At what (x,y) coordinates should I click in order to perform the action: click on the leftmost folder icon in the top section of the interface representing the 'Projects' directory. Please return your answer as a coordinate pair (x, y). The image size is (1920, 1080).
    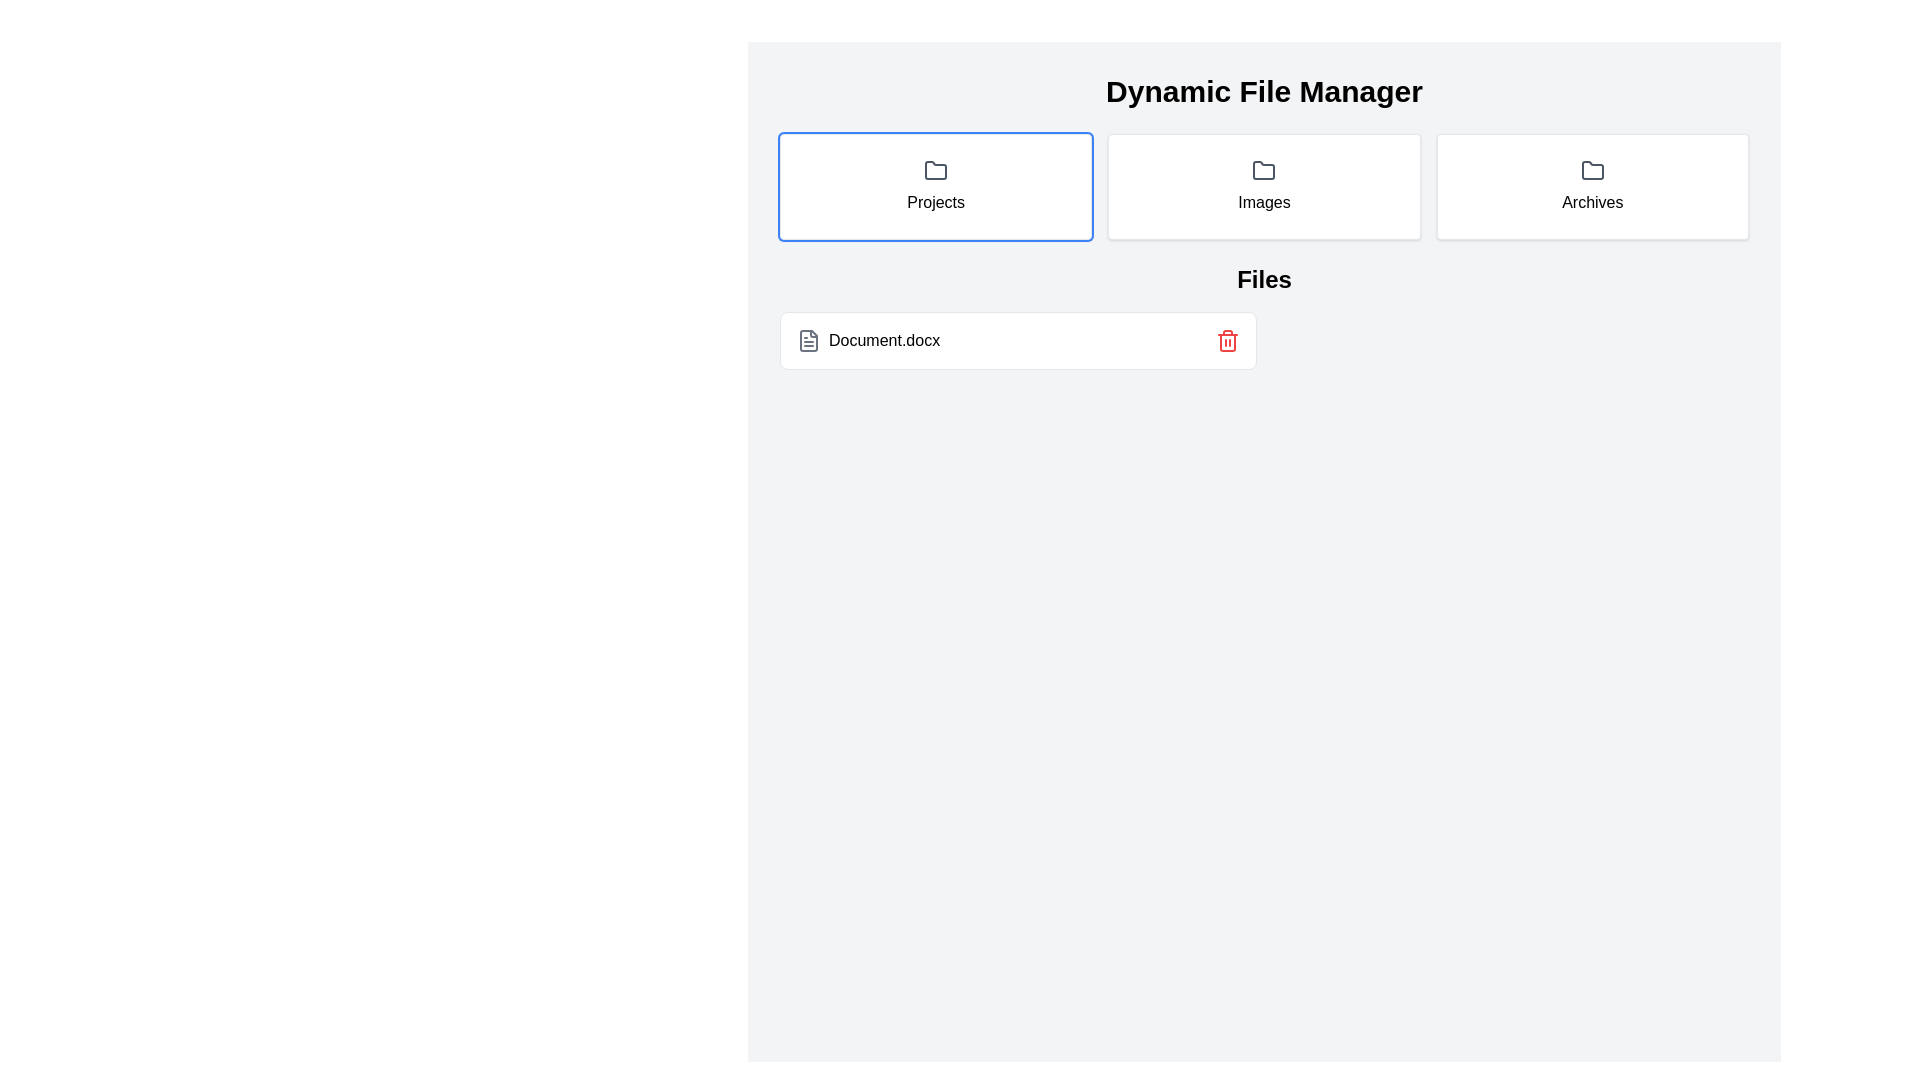
    Looking at the image, I should click on (1263, 169).